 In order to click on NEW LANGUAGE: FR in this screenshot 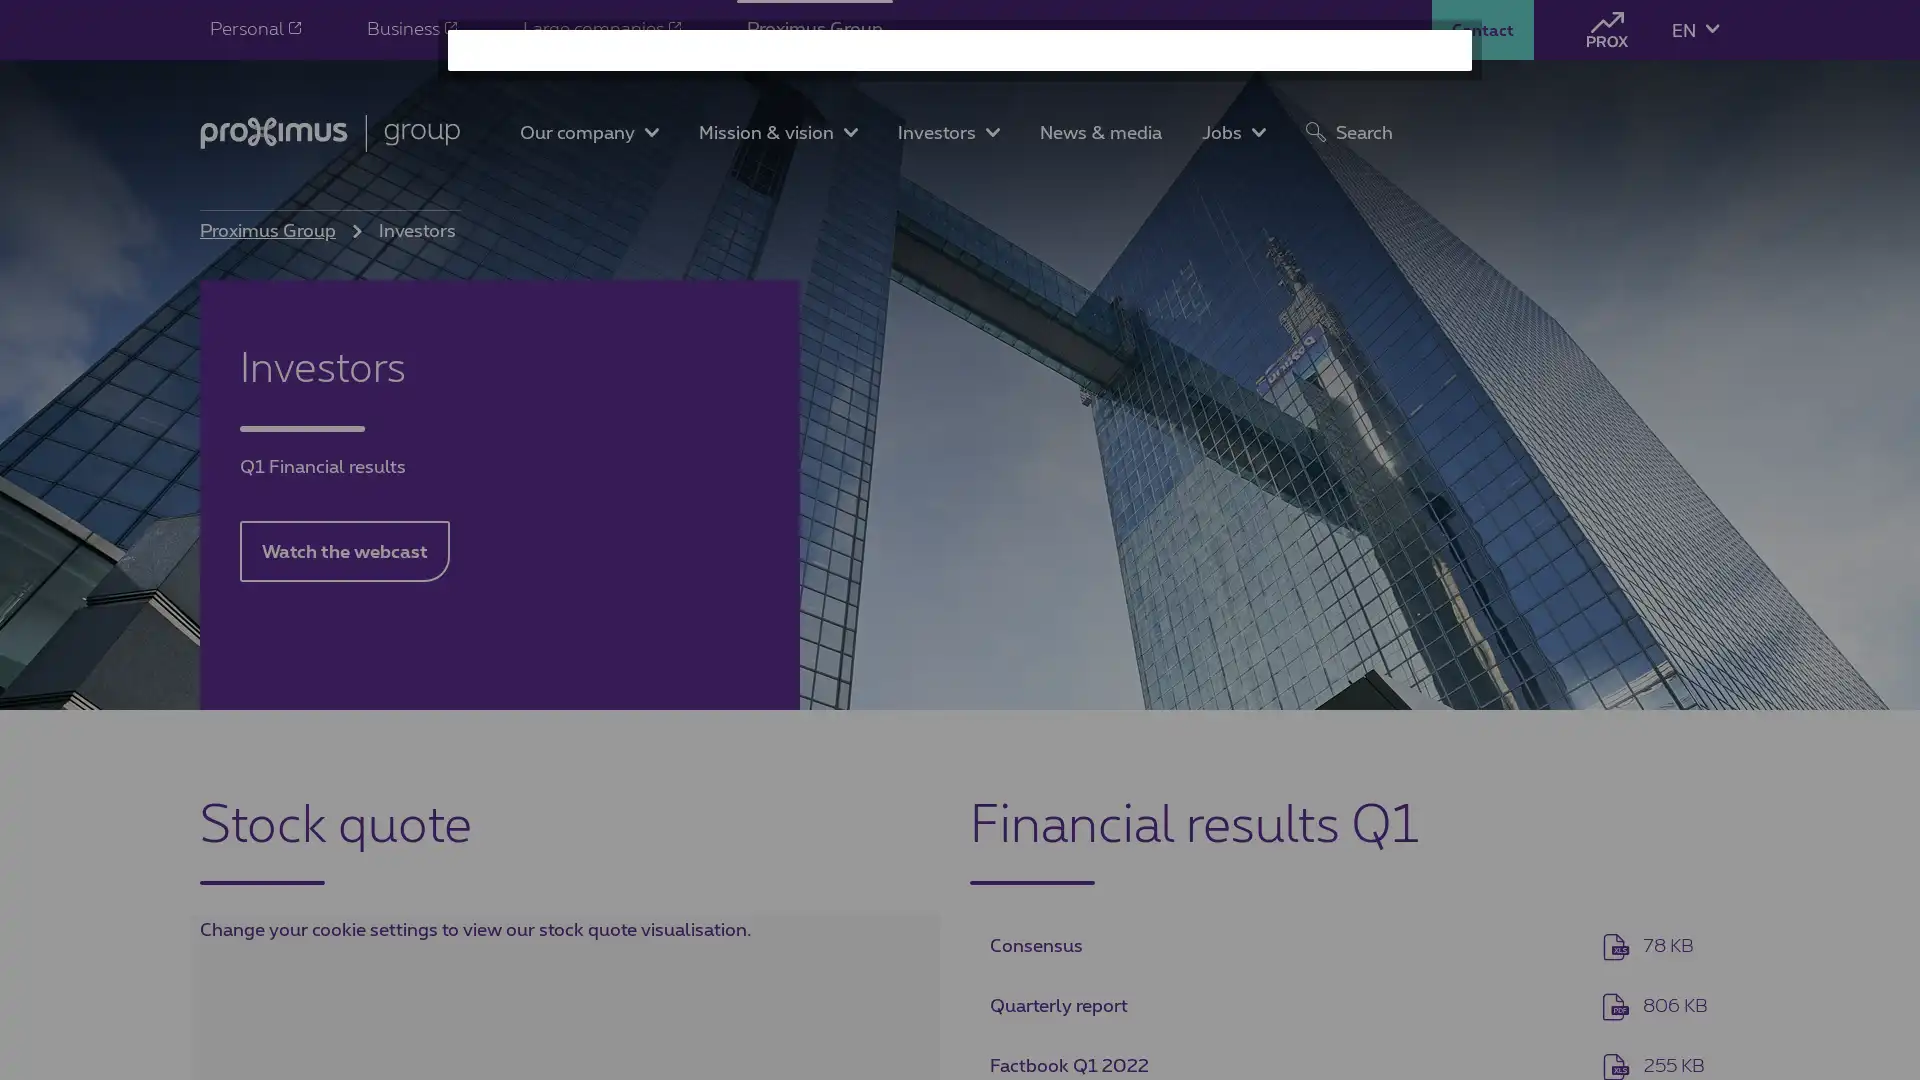, I will do `click(1694, 83)`.